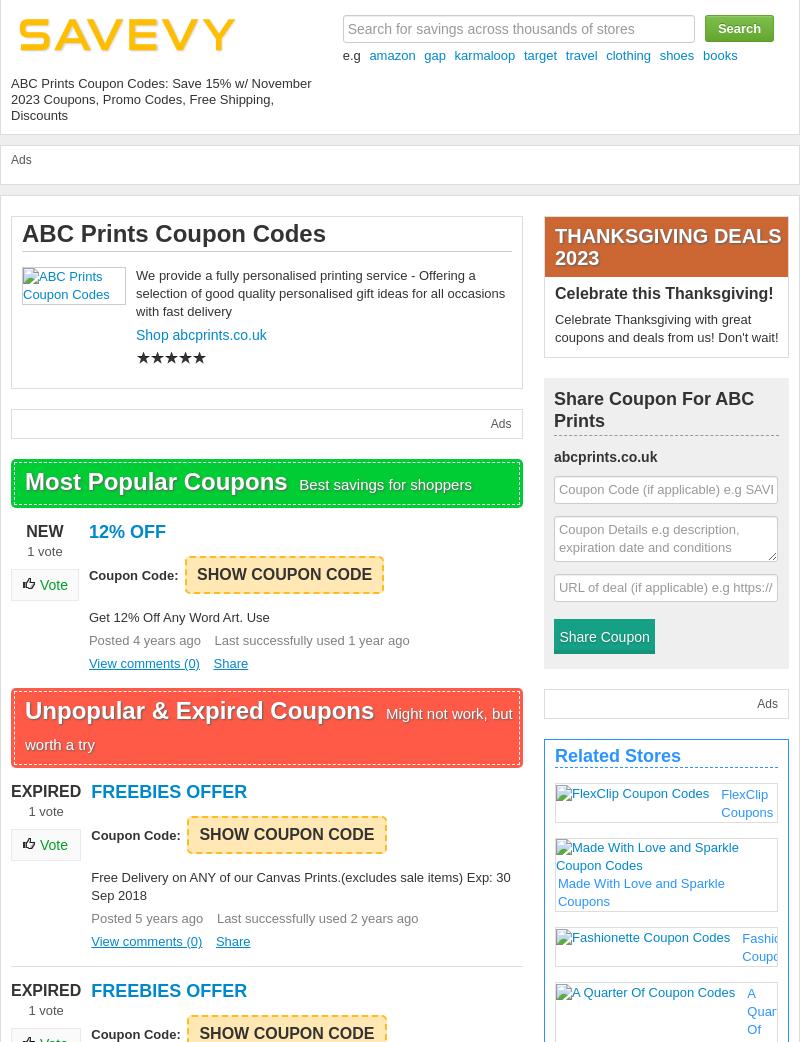 This screenshot has width=800, height=1042. What do you see at coordinates (484, 54) in the screenshot?
I see `'karmaloop'` at bounding box center [484, 54].